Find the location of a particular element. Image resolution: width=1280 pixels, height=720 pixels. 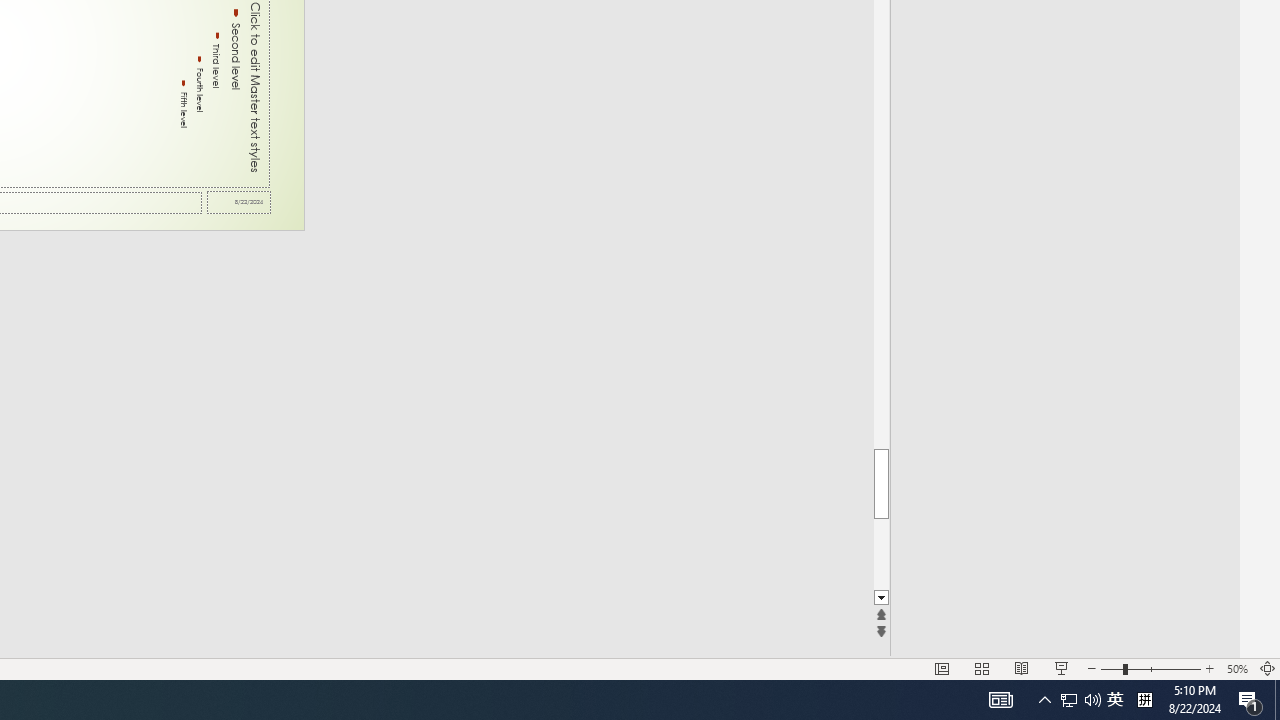

'Date' is located at coordinates (239, 202).